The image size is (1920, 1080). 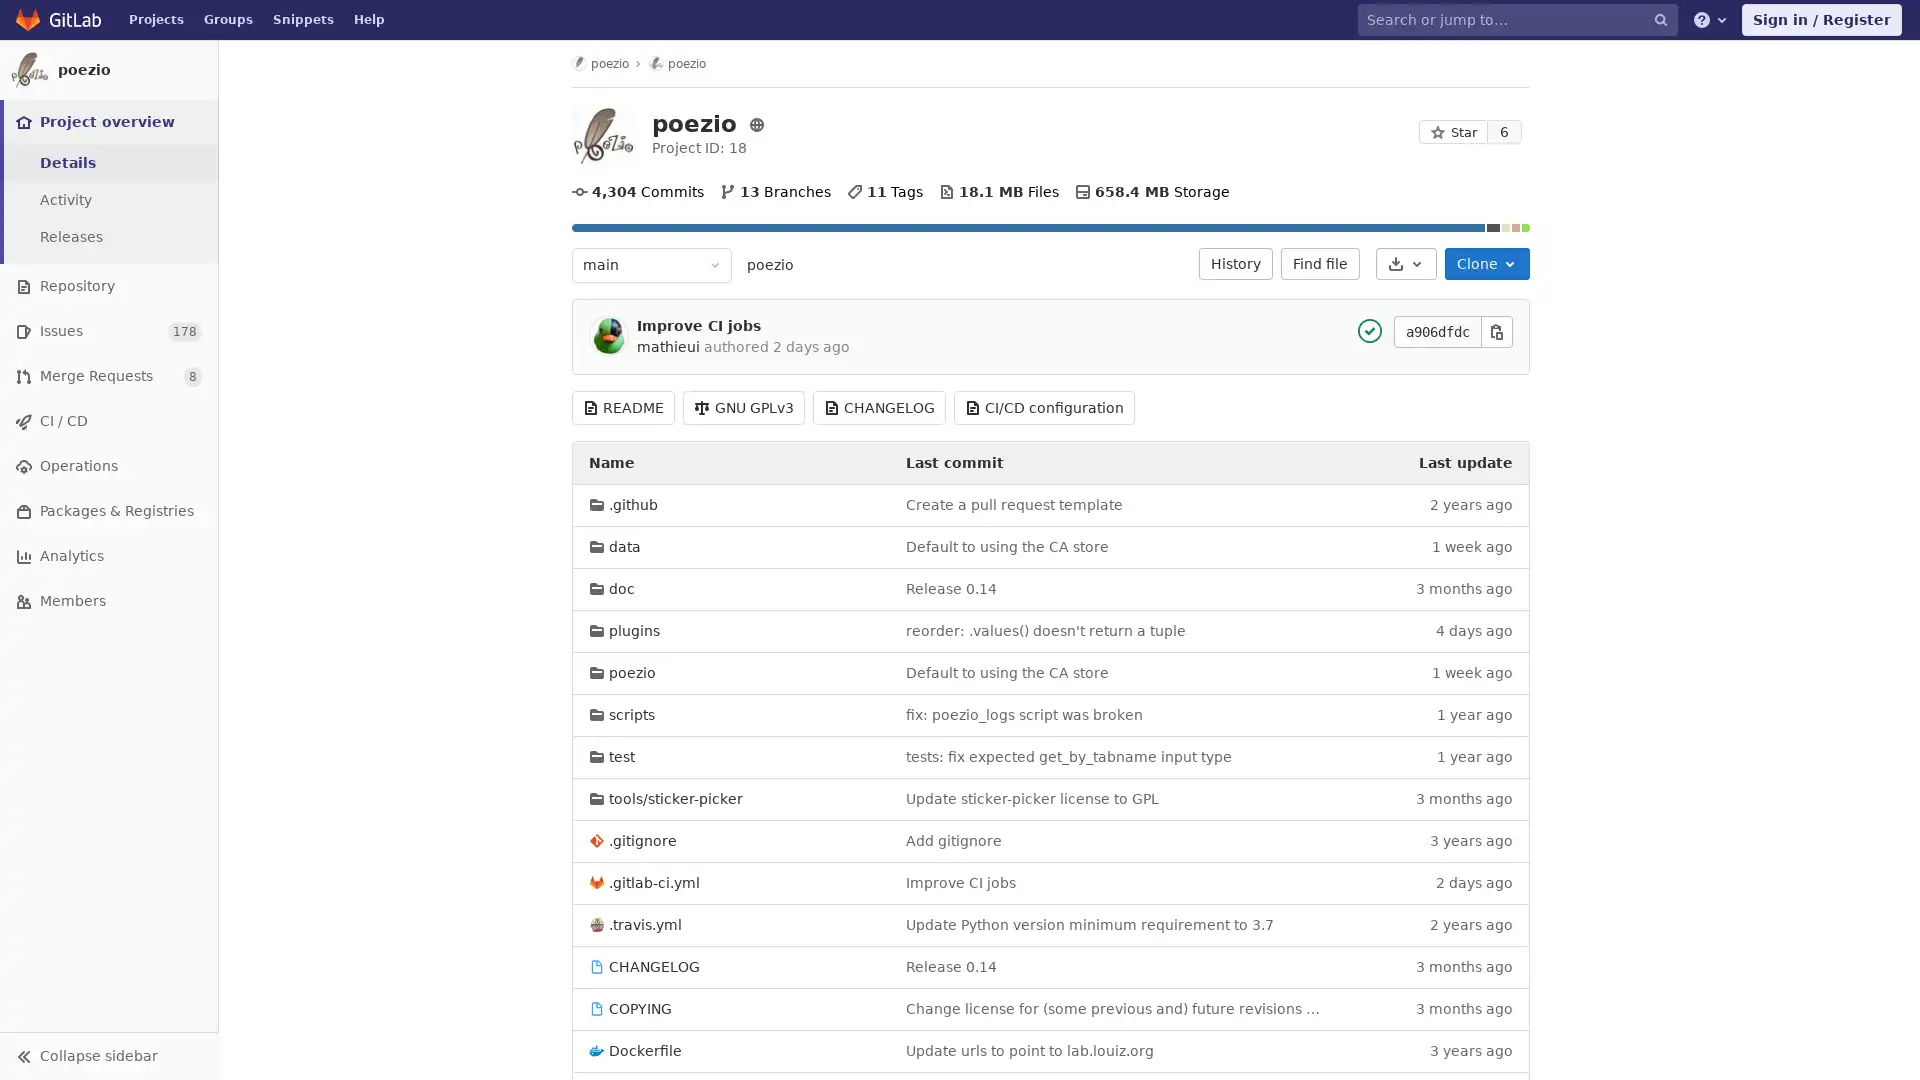 I want to click on Download, so click(x=1424, y=262).